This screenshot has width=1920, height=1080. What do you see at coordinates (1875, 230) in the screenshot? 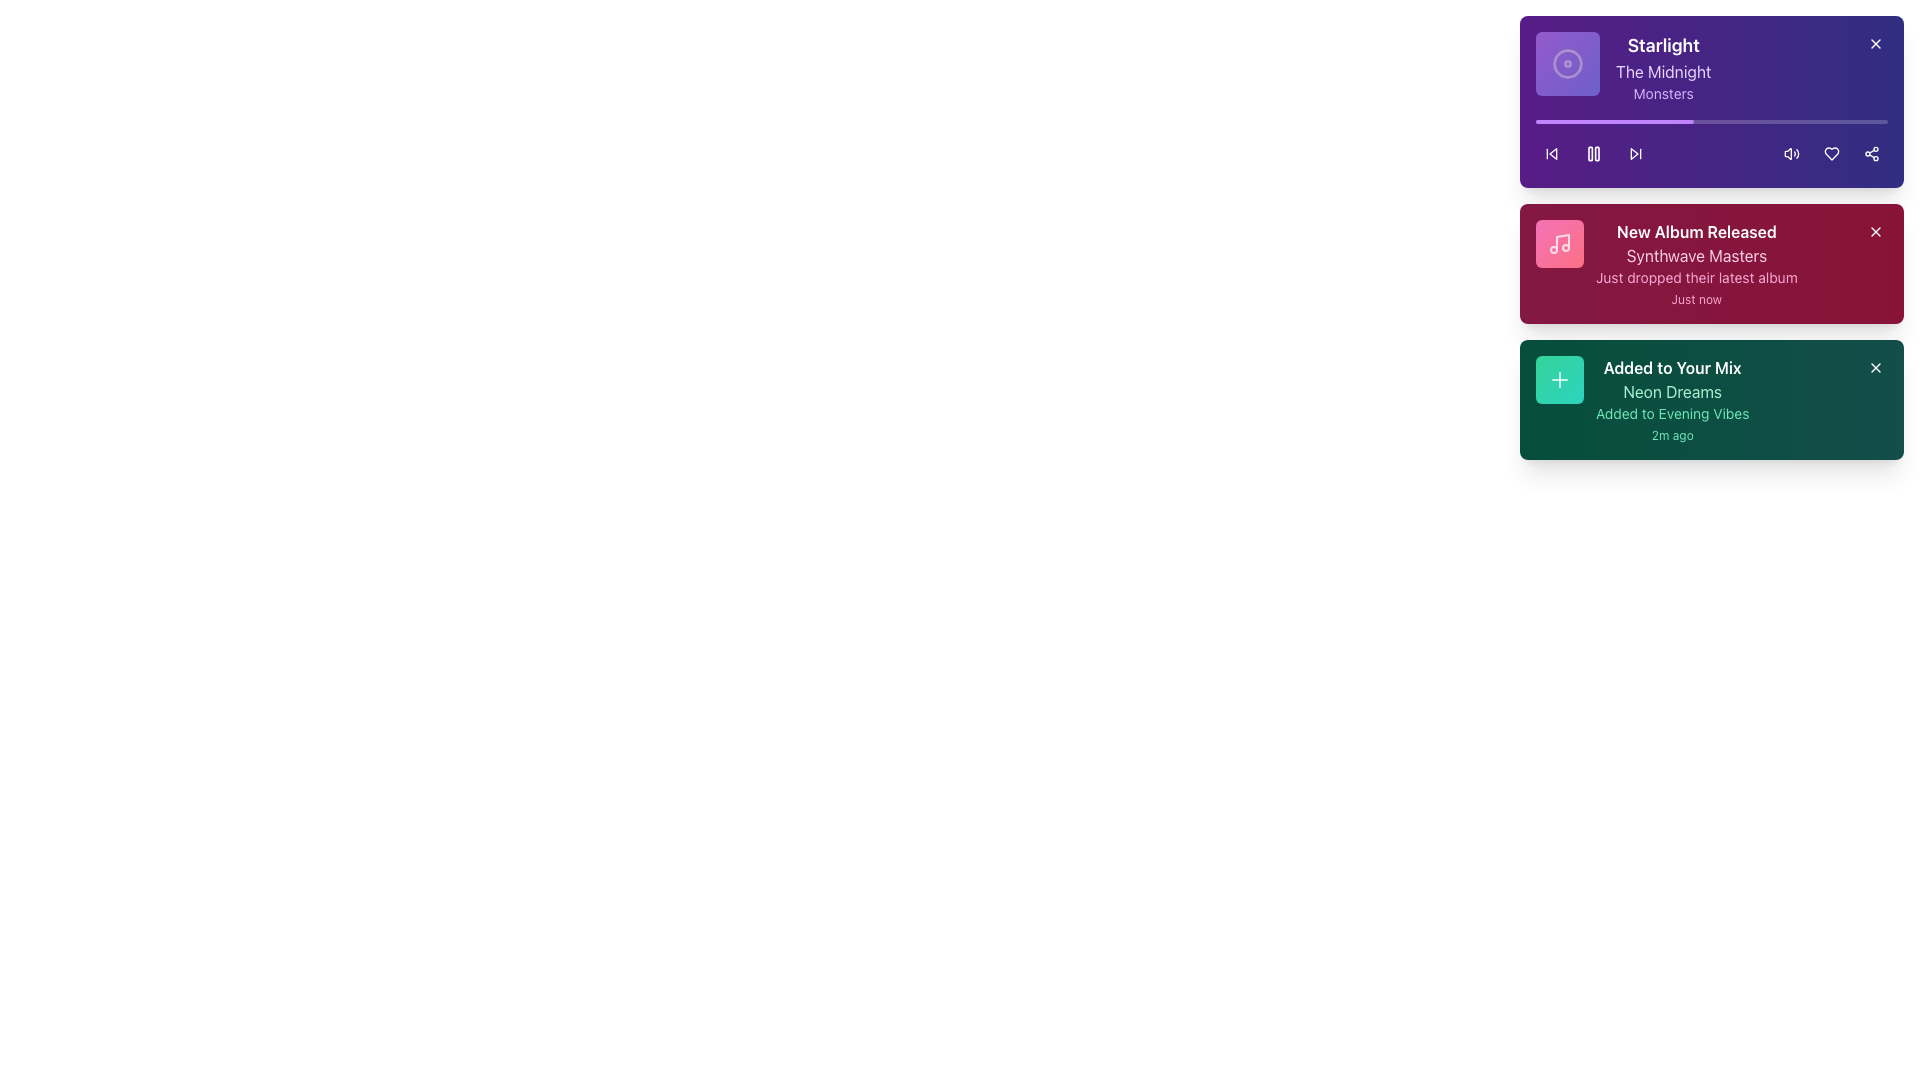
I see `the circular red button with a white 'X' icon located at the top-right corner of the card titled 'New Album Released'` at bounding box center [1875, 230].